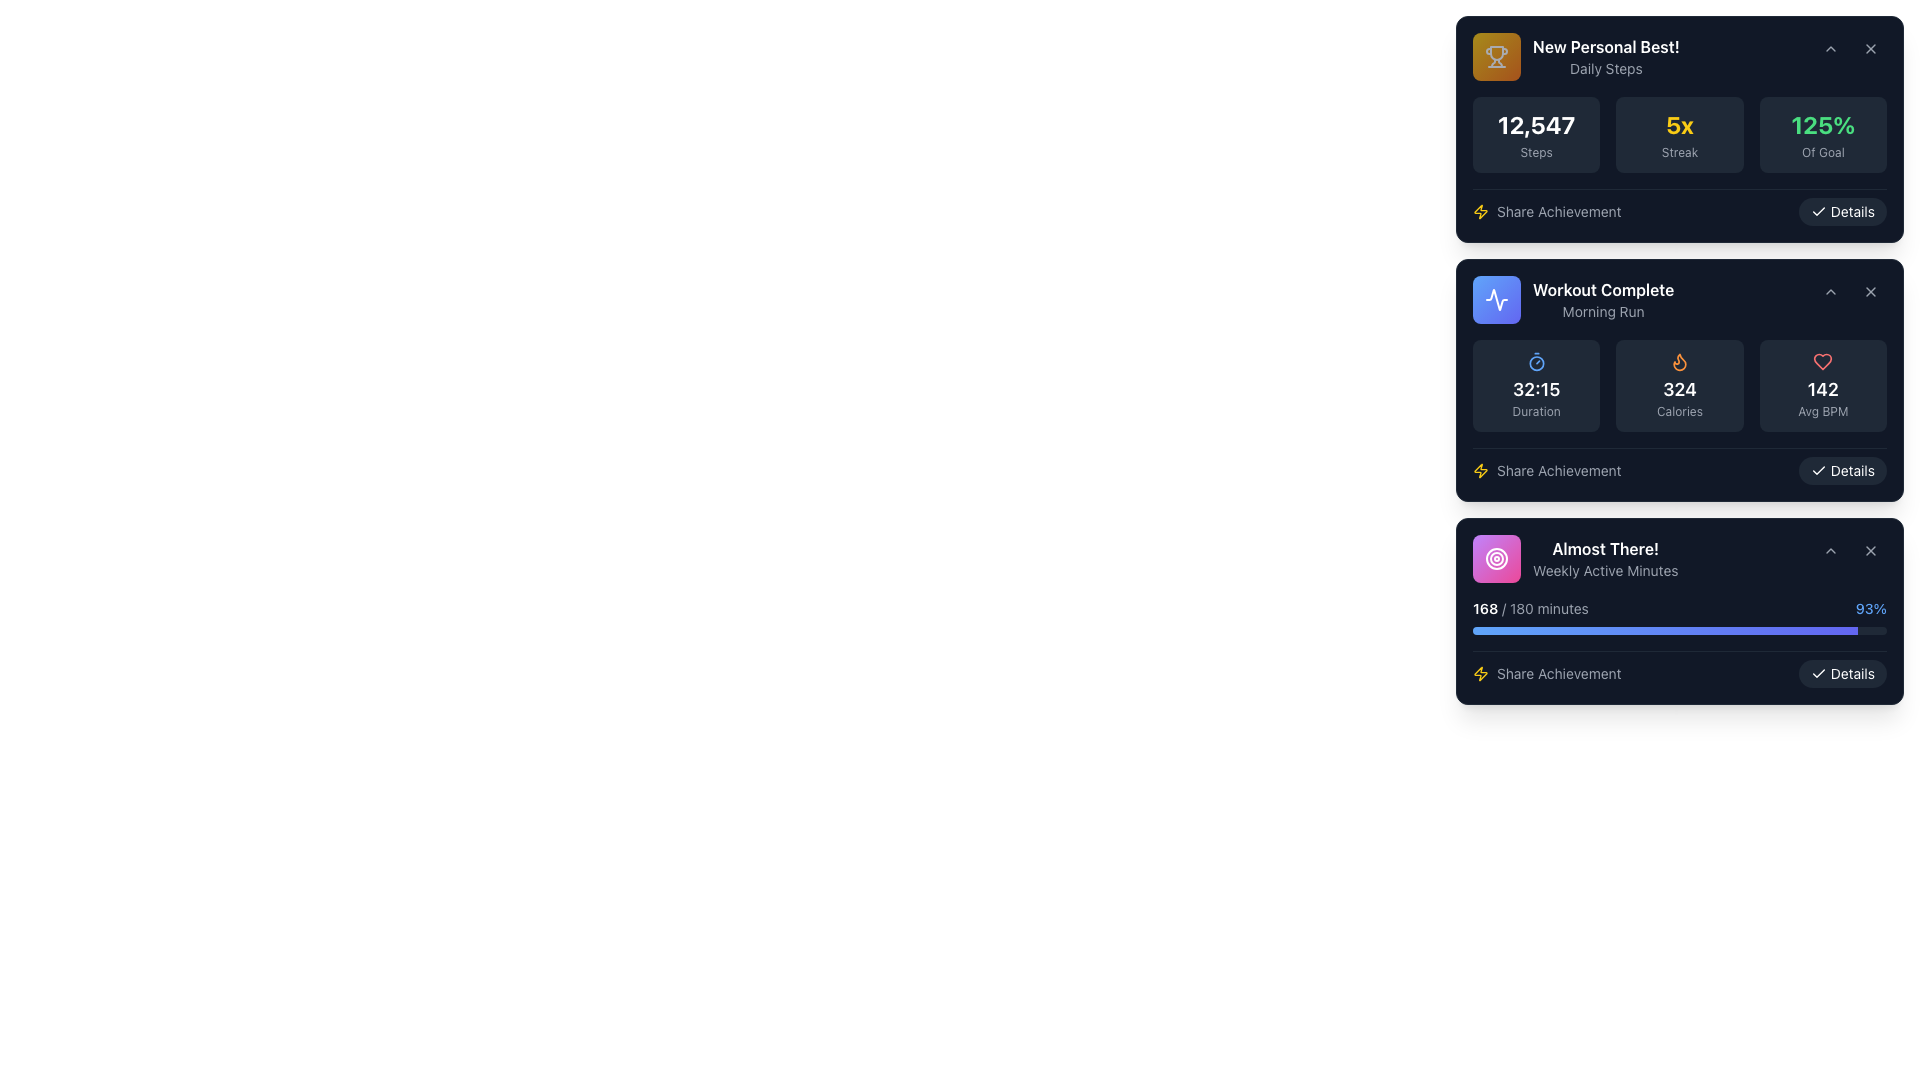 The image size is (1920, 1080). What do you see at coordinates (1680, 380) in the screenshot?
I see `the buttons or links included in the second workout summary card, which displays metrics like duration, calories burned, and heart rate` at bounding box center [1680, 380].